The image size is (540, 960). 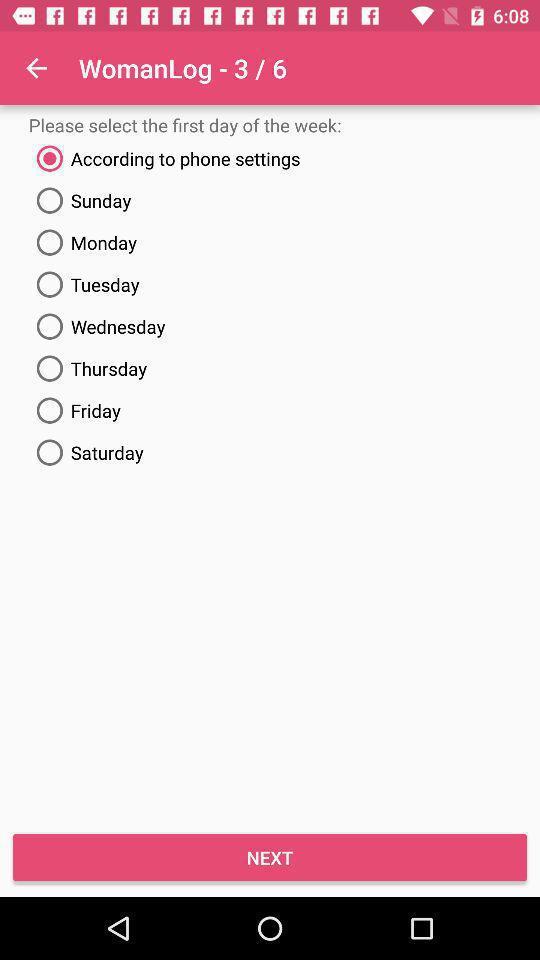 What do you see at coordinates (270, 200) in the screenshot?
I see `icon above the monday item` at bounding box center [270, 200].